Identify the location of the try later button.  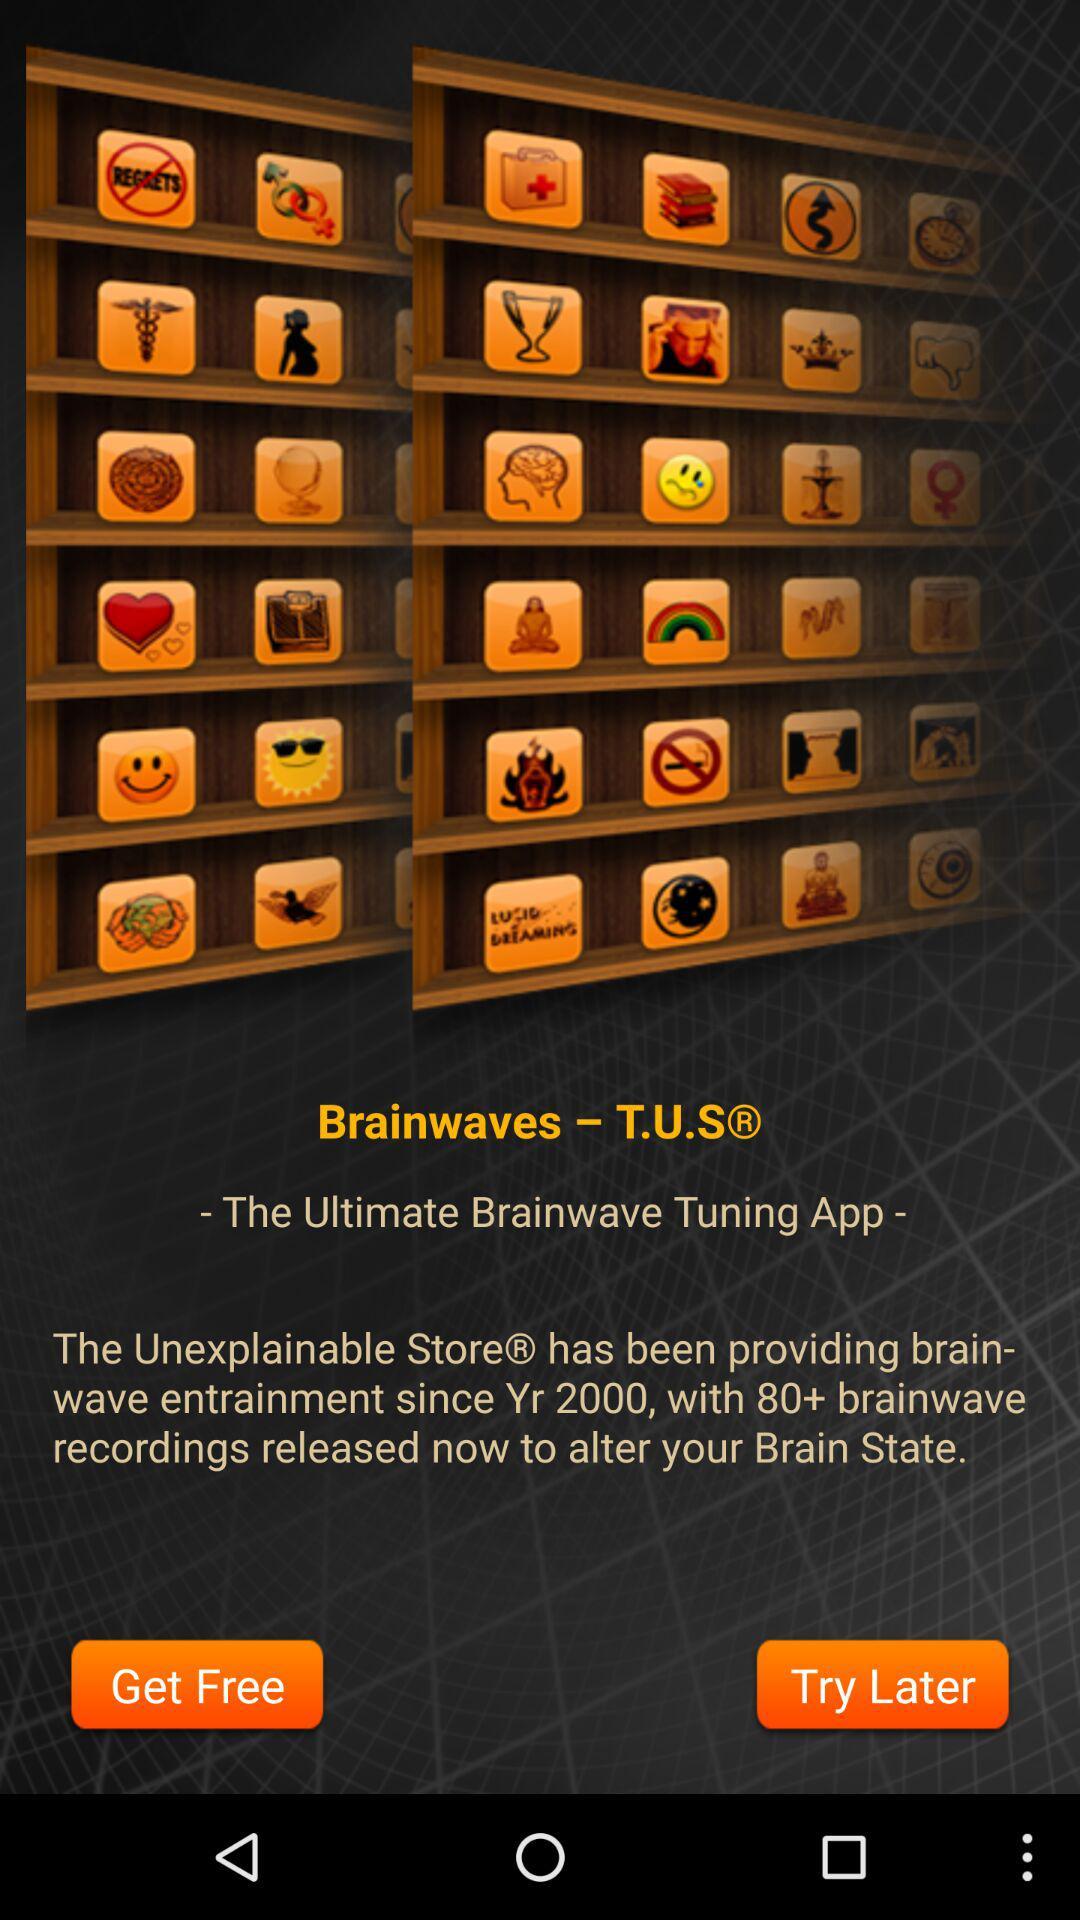
(881, 1688).